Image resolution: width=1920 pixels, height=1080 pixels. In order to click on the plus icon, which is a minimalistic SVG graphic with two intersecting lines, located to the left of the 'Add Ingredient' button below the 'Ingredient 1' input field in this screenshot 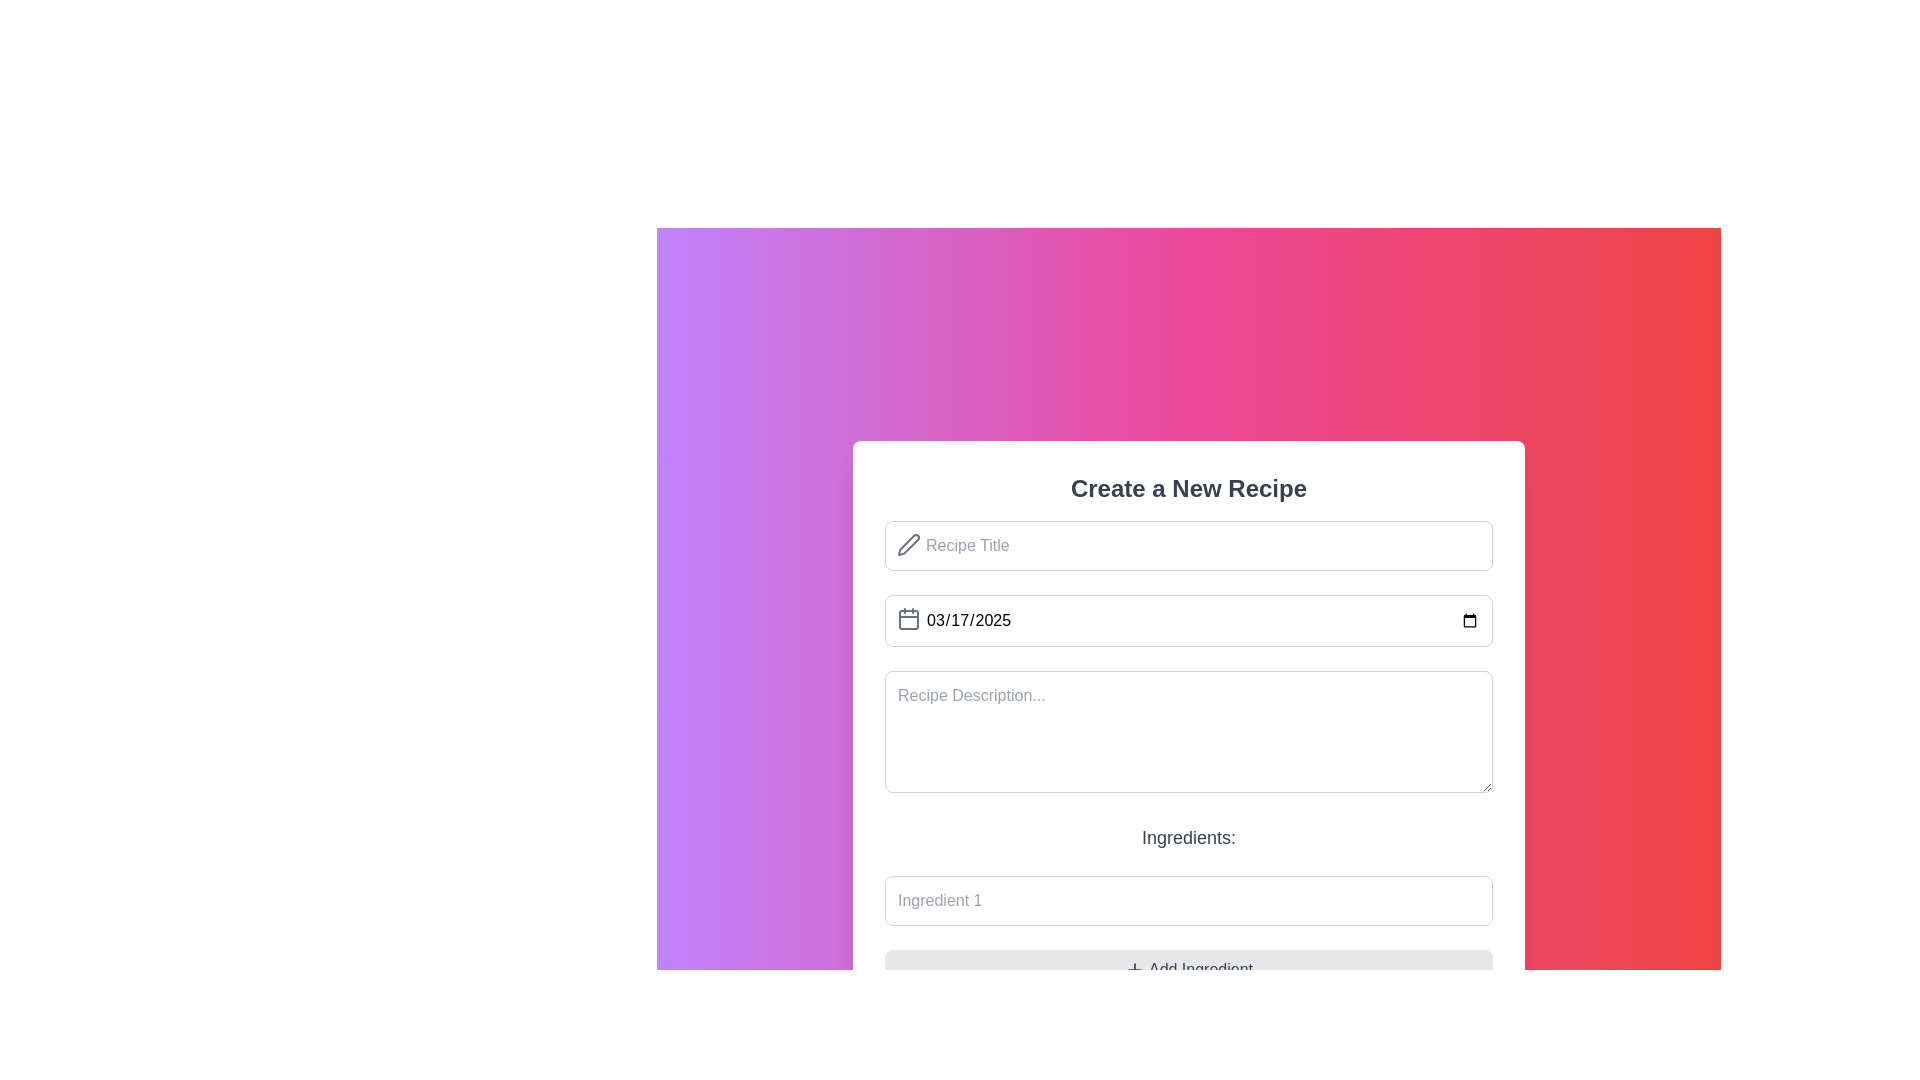, I will do `click(1134, 969)`.